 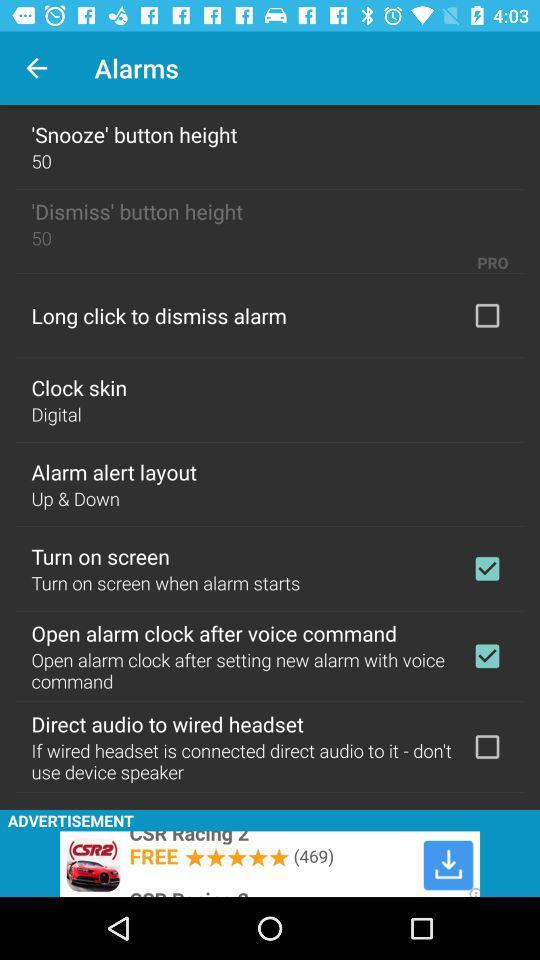 What do you see at coordinates (486, 315) in the screenshot?
I see `click option` at bounding box center [486, 315].